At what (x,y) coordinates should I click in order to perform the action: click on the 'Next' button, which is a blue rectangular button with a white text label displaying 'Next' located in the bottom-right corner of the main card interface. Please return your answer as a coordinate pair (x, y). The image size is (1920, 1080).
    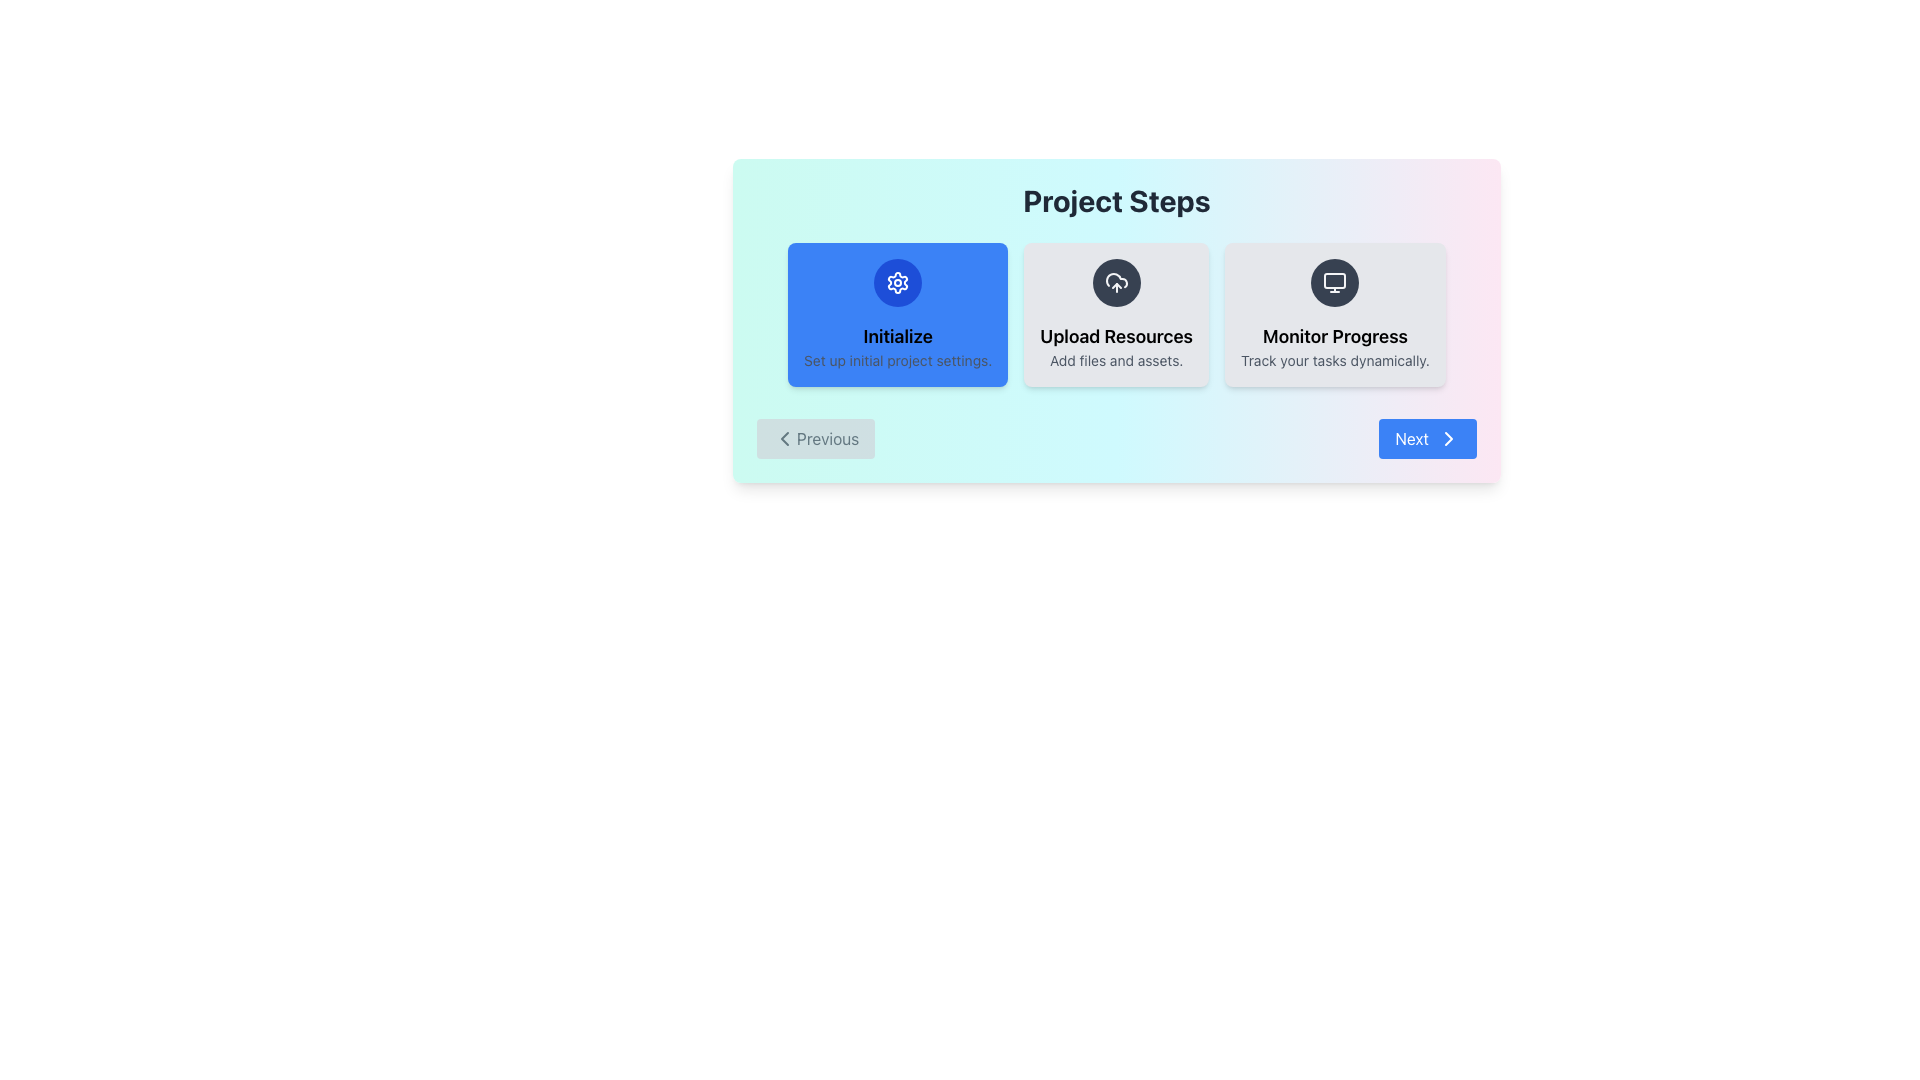
    Looking at the image, I should click on (1410, 438).